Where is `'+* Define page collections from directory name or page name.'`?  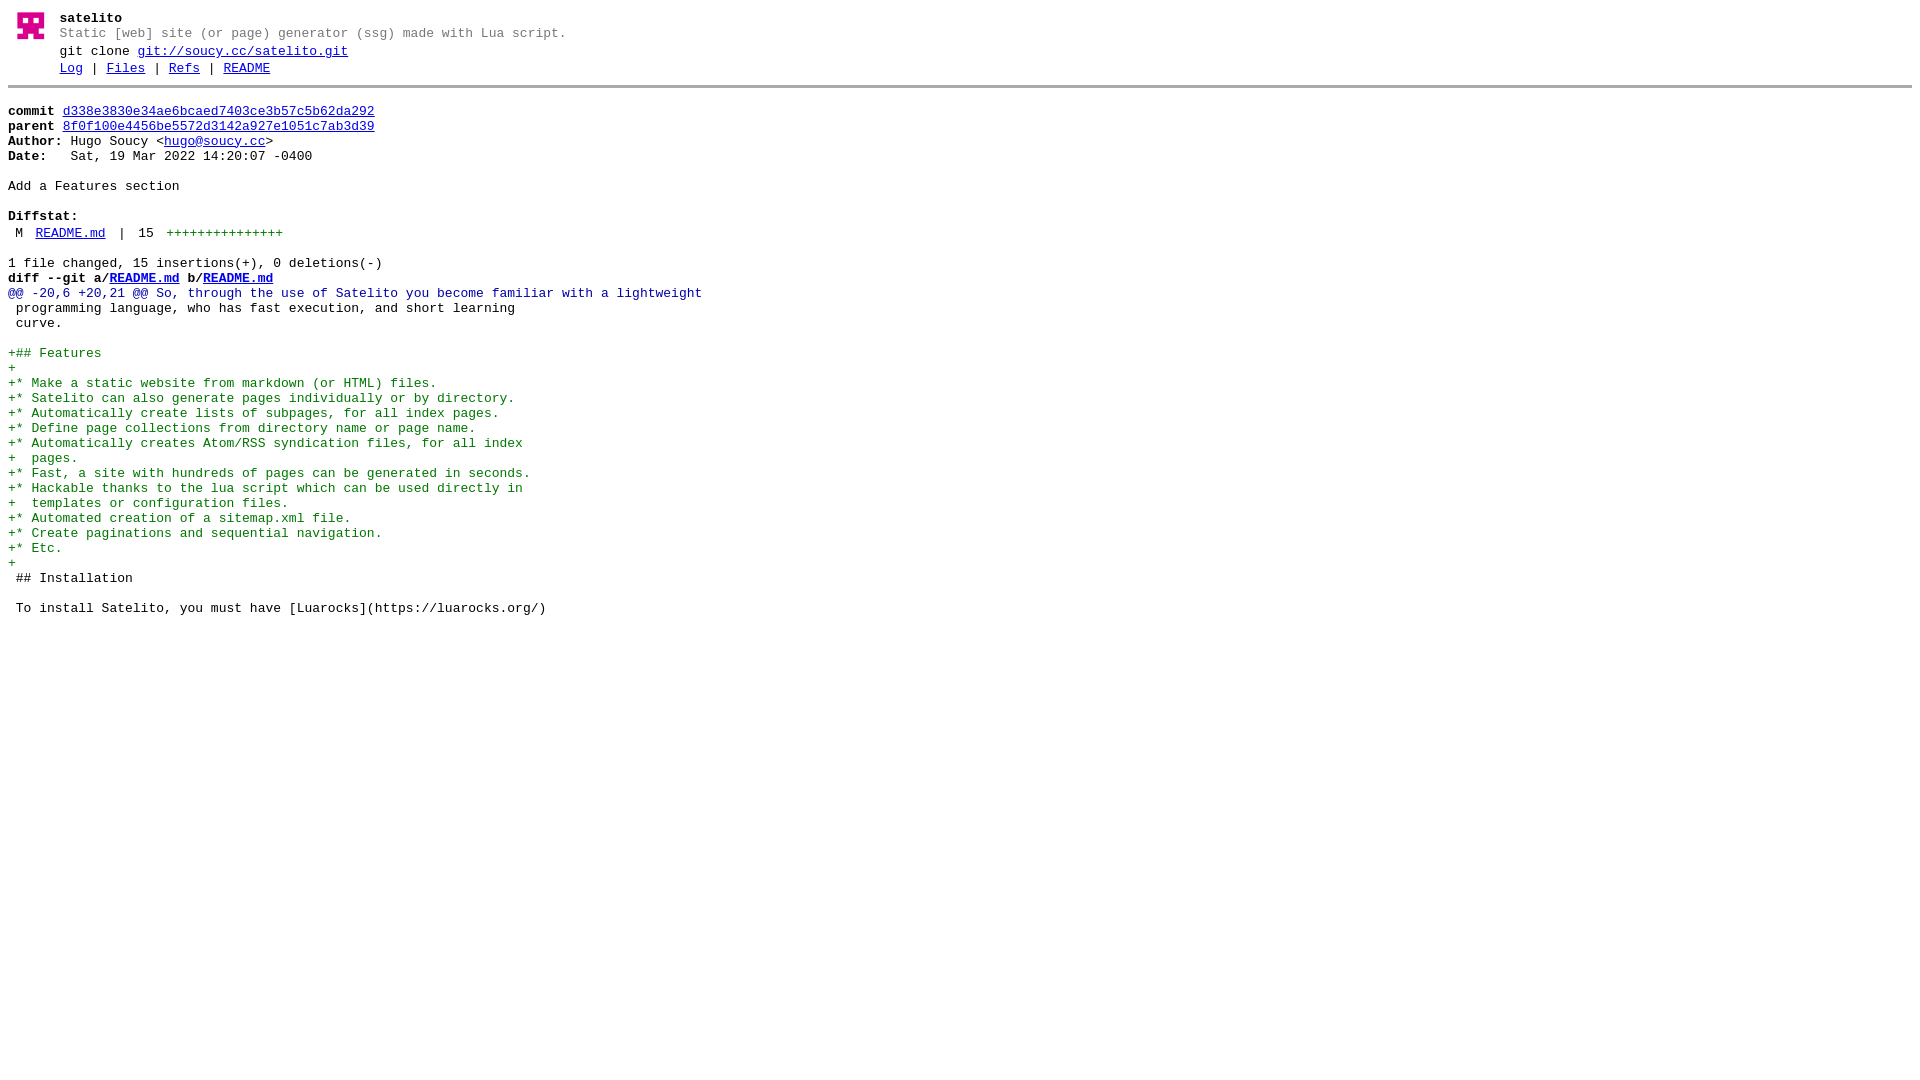 '+* Define page collections from directory name or page name.' is located at coordinates (240, 426).